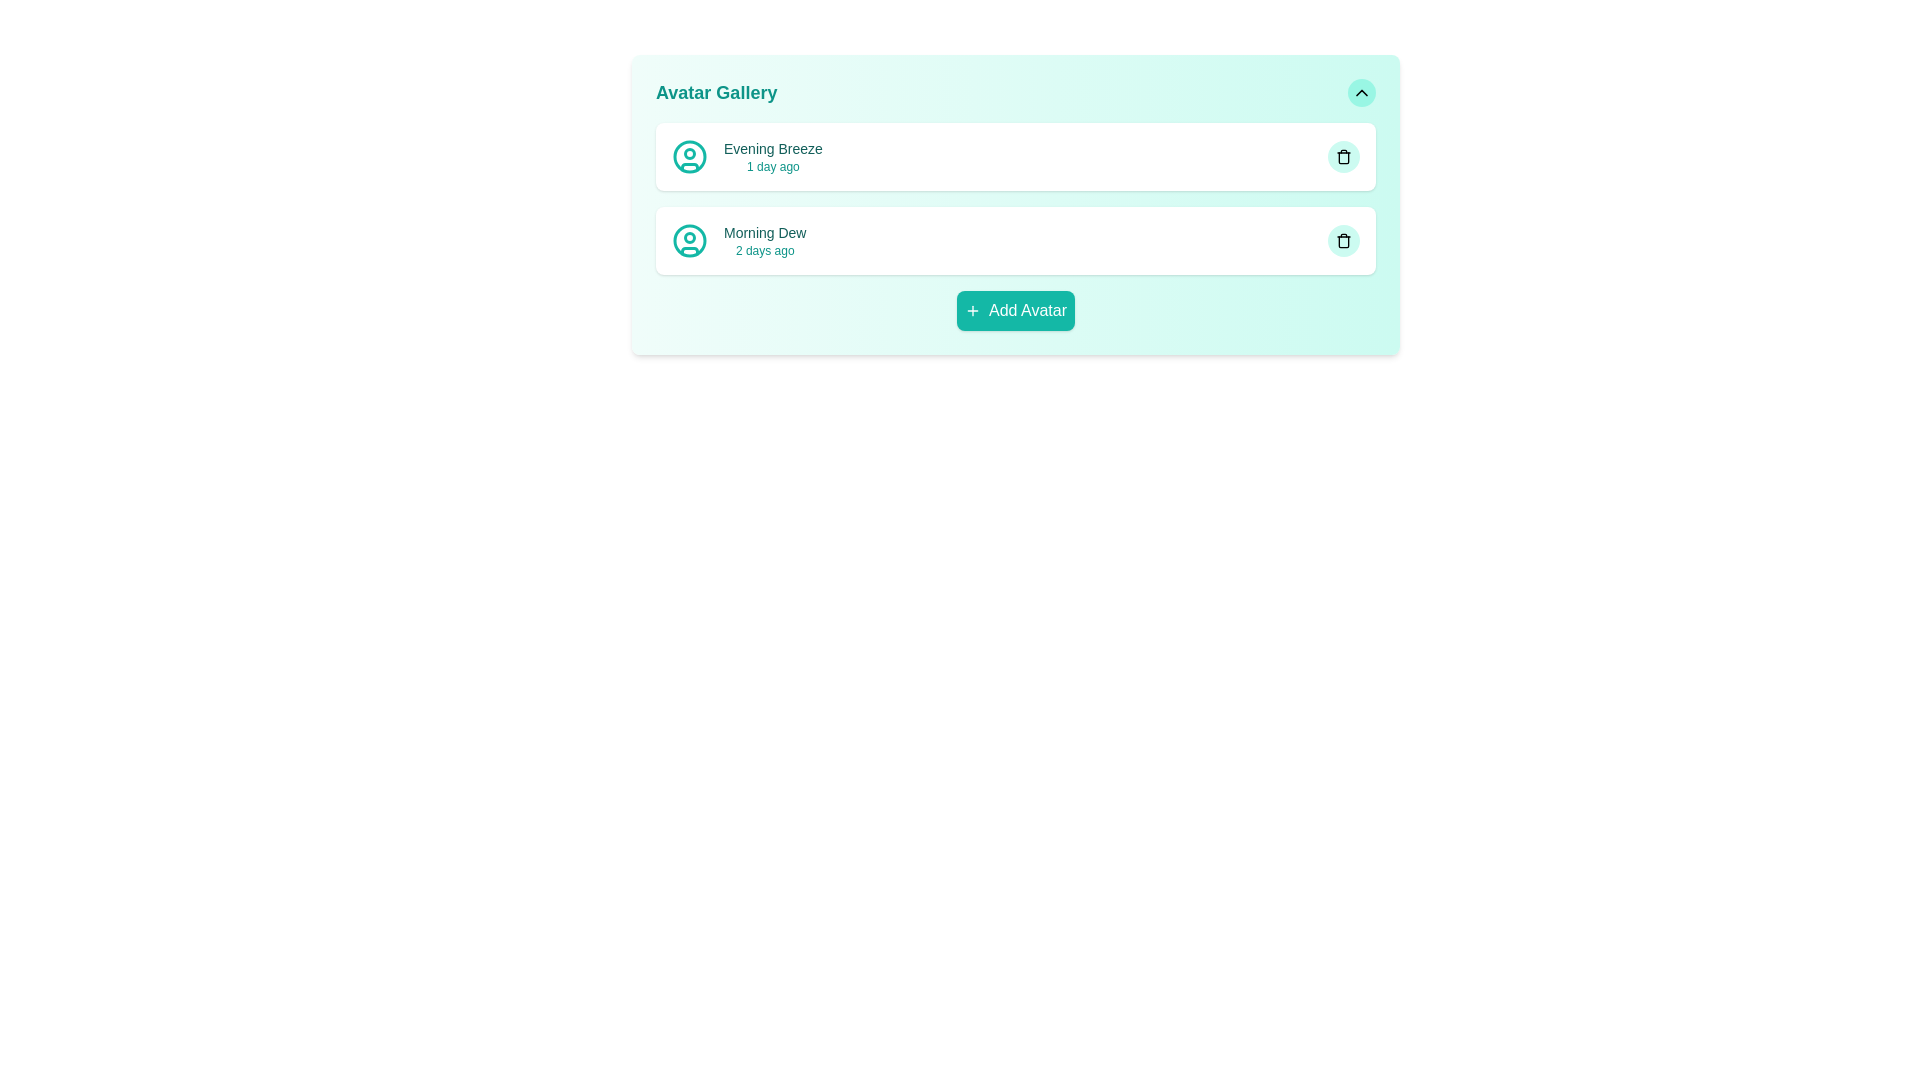 The image size is (1920, 1080). Describe the element at coordinates (1016, 311) in the screenshot. I see `the 'Add Avatar' button, which is a rectangular button with a teal background and white text, displaying a white '+' icon and rounded corners` at that location.